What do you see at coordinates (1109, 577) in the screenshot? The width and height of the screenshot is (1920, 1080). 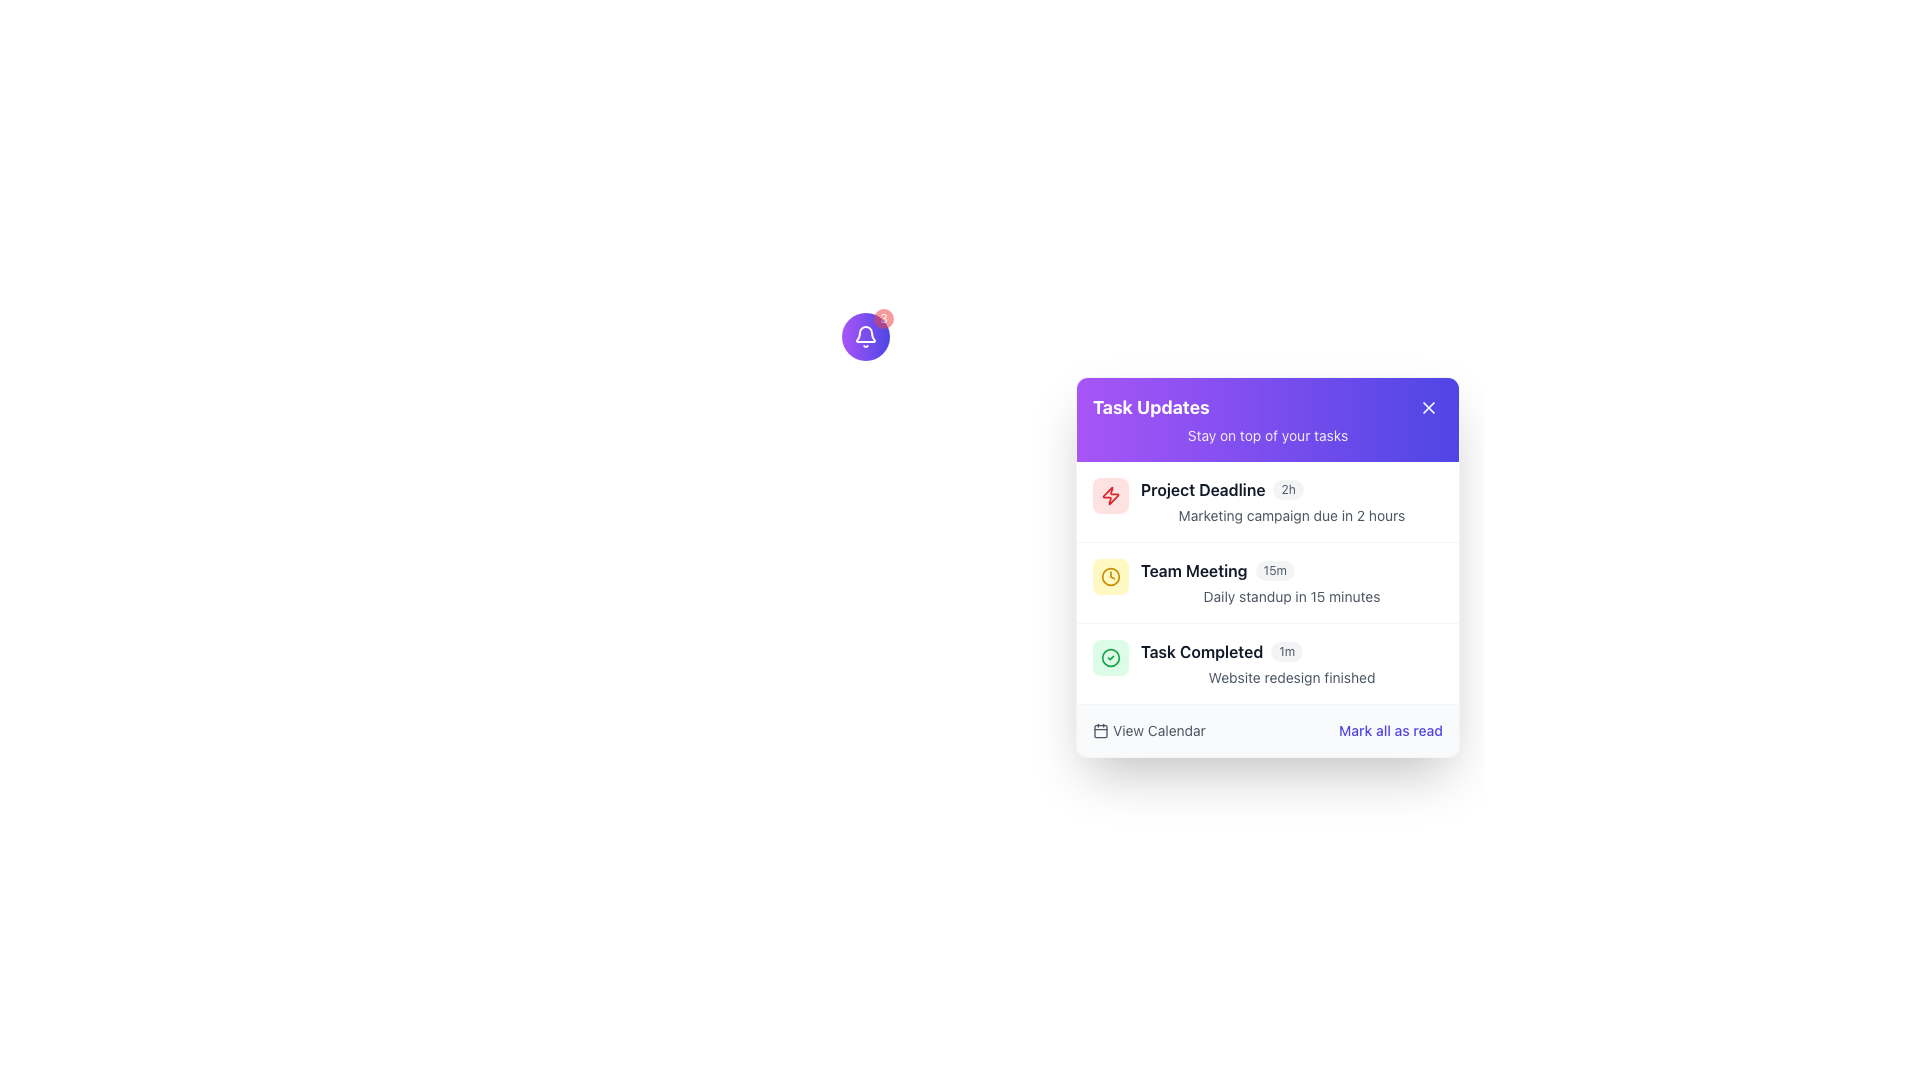 I see `the clock icon, which is a yellow circular icon with clock hands, located inside the notification component to the far left of the 'Task Updates' section` at bounding box center [1109, 577].